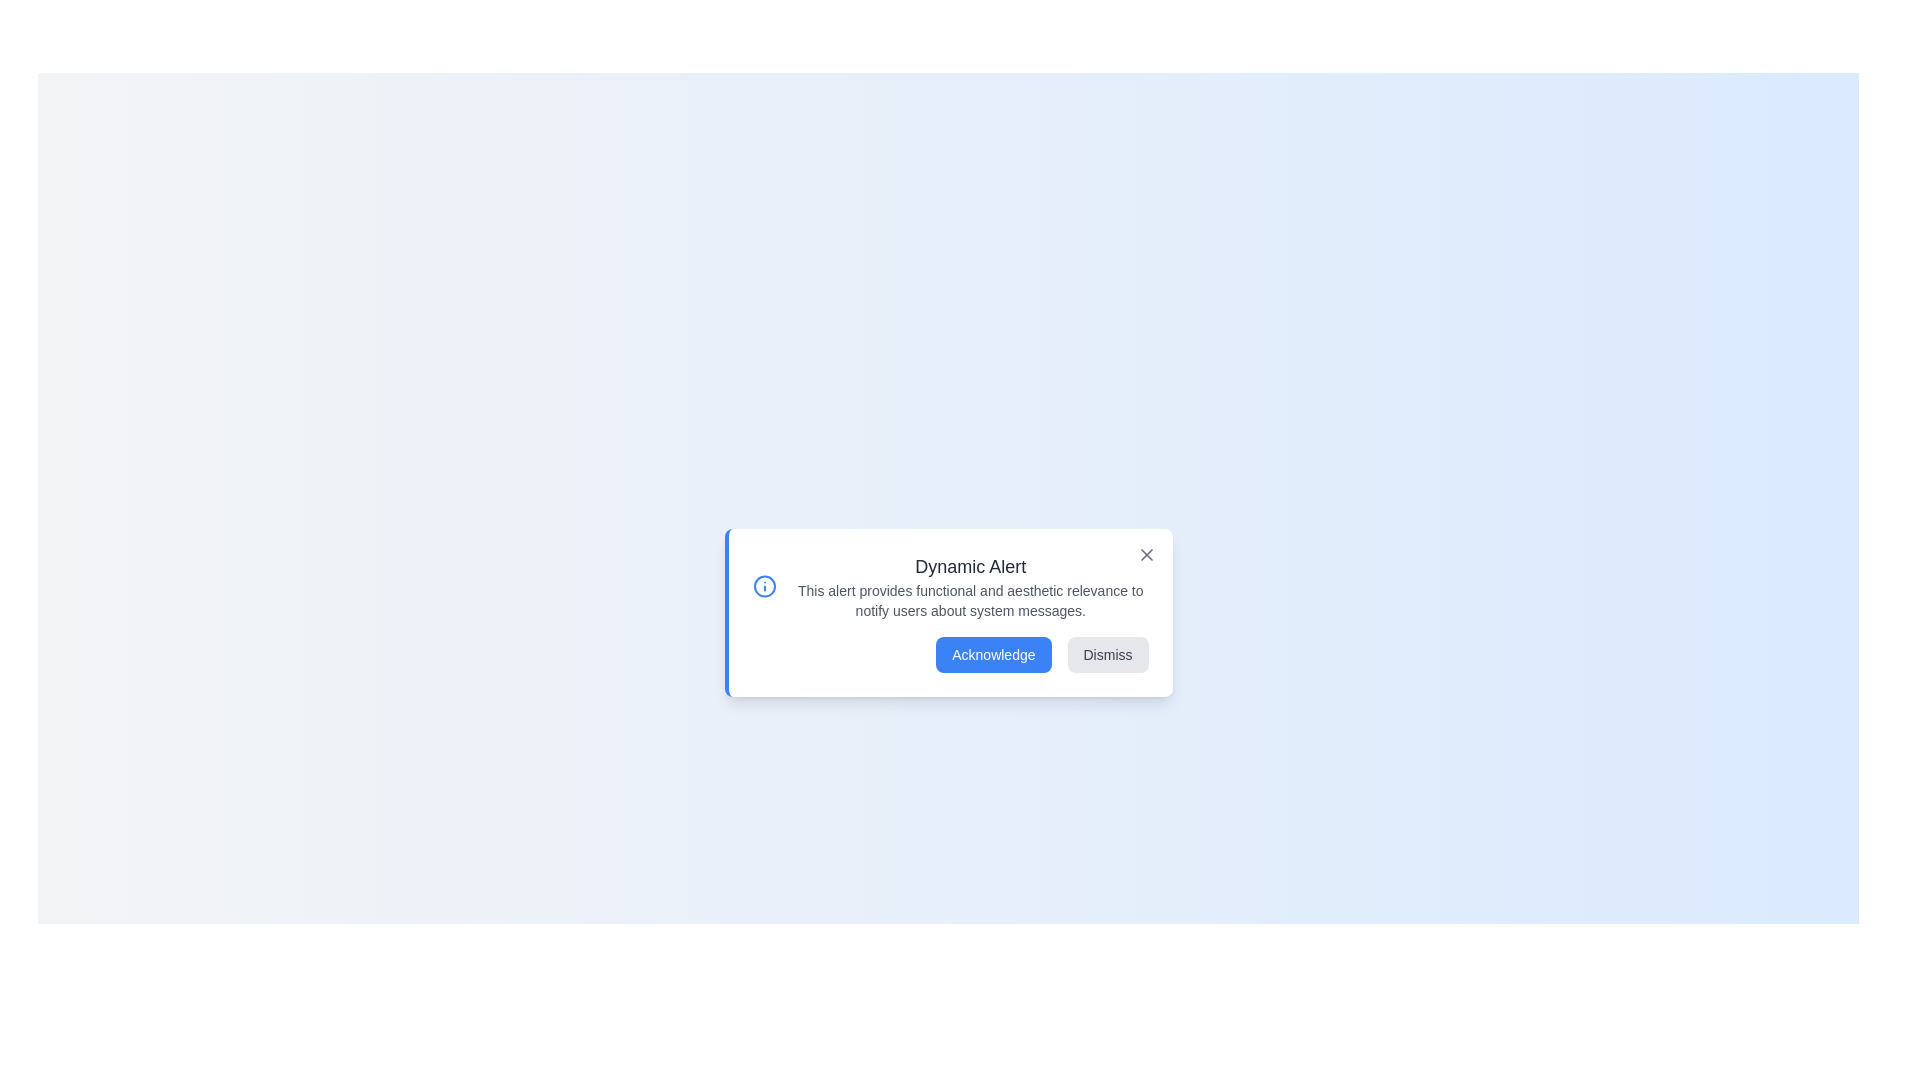 This screenshot has width=1920, height=1080. Describe the element at coordinates (1107, 655) in the screenshot. I see `the 'Dismiss' button to close the alert` at that location.